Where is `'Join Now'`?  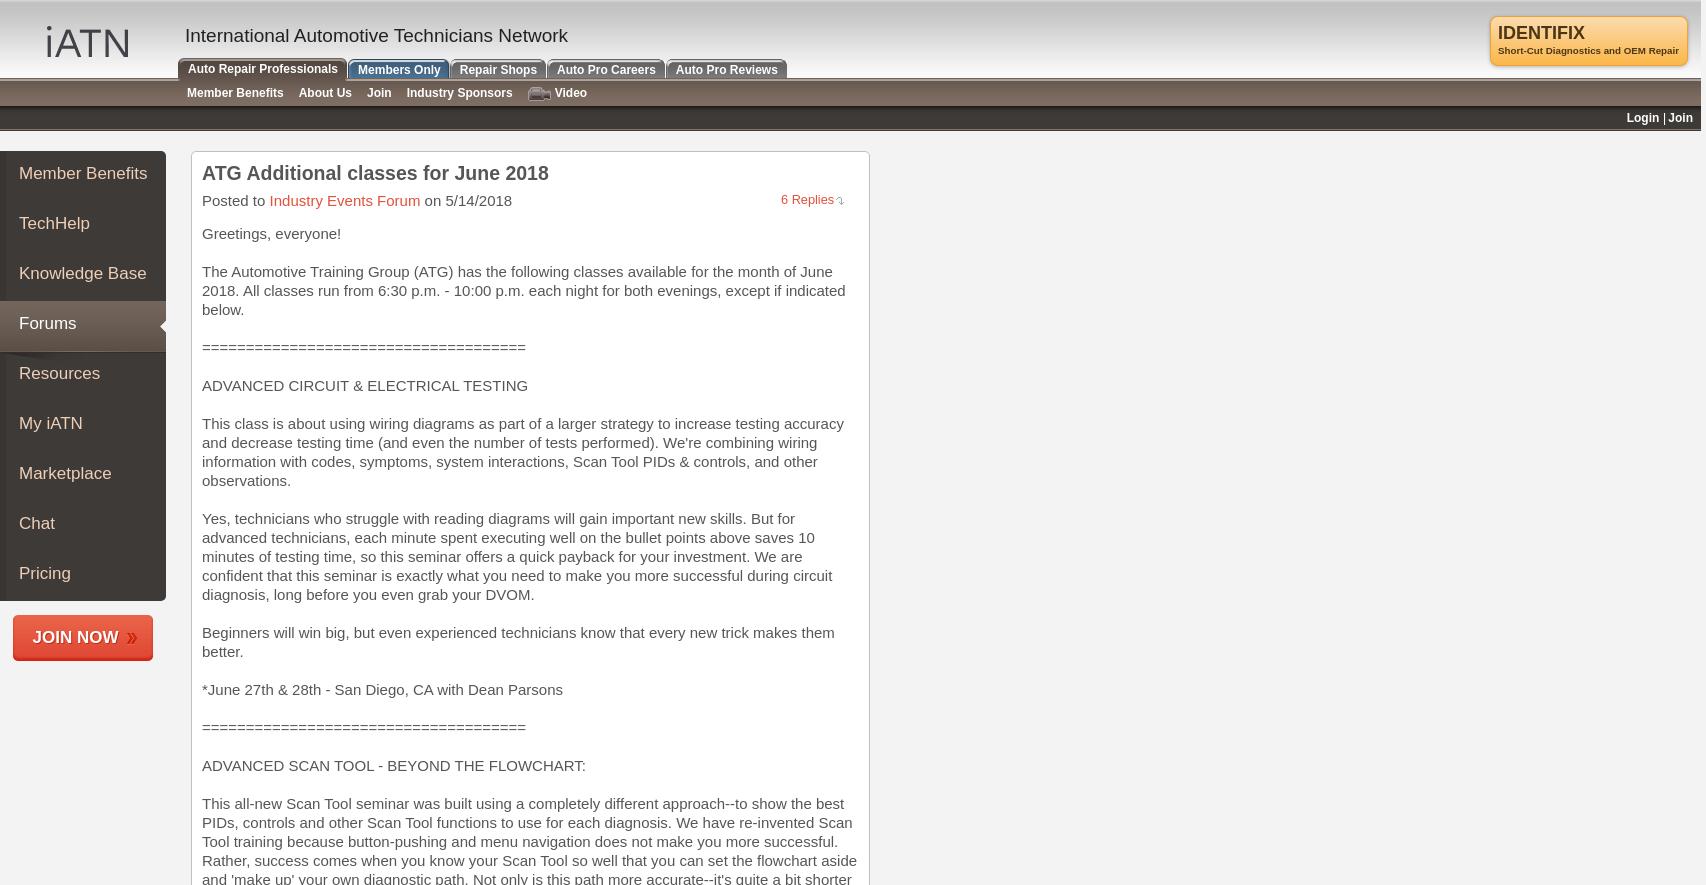 'Join Now' is located at coordinates (75, 636).